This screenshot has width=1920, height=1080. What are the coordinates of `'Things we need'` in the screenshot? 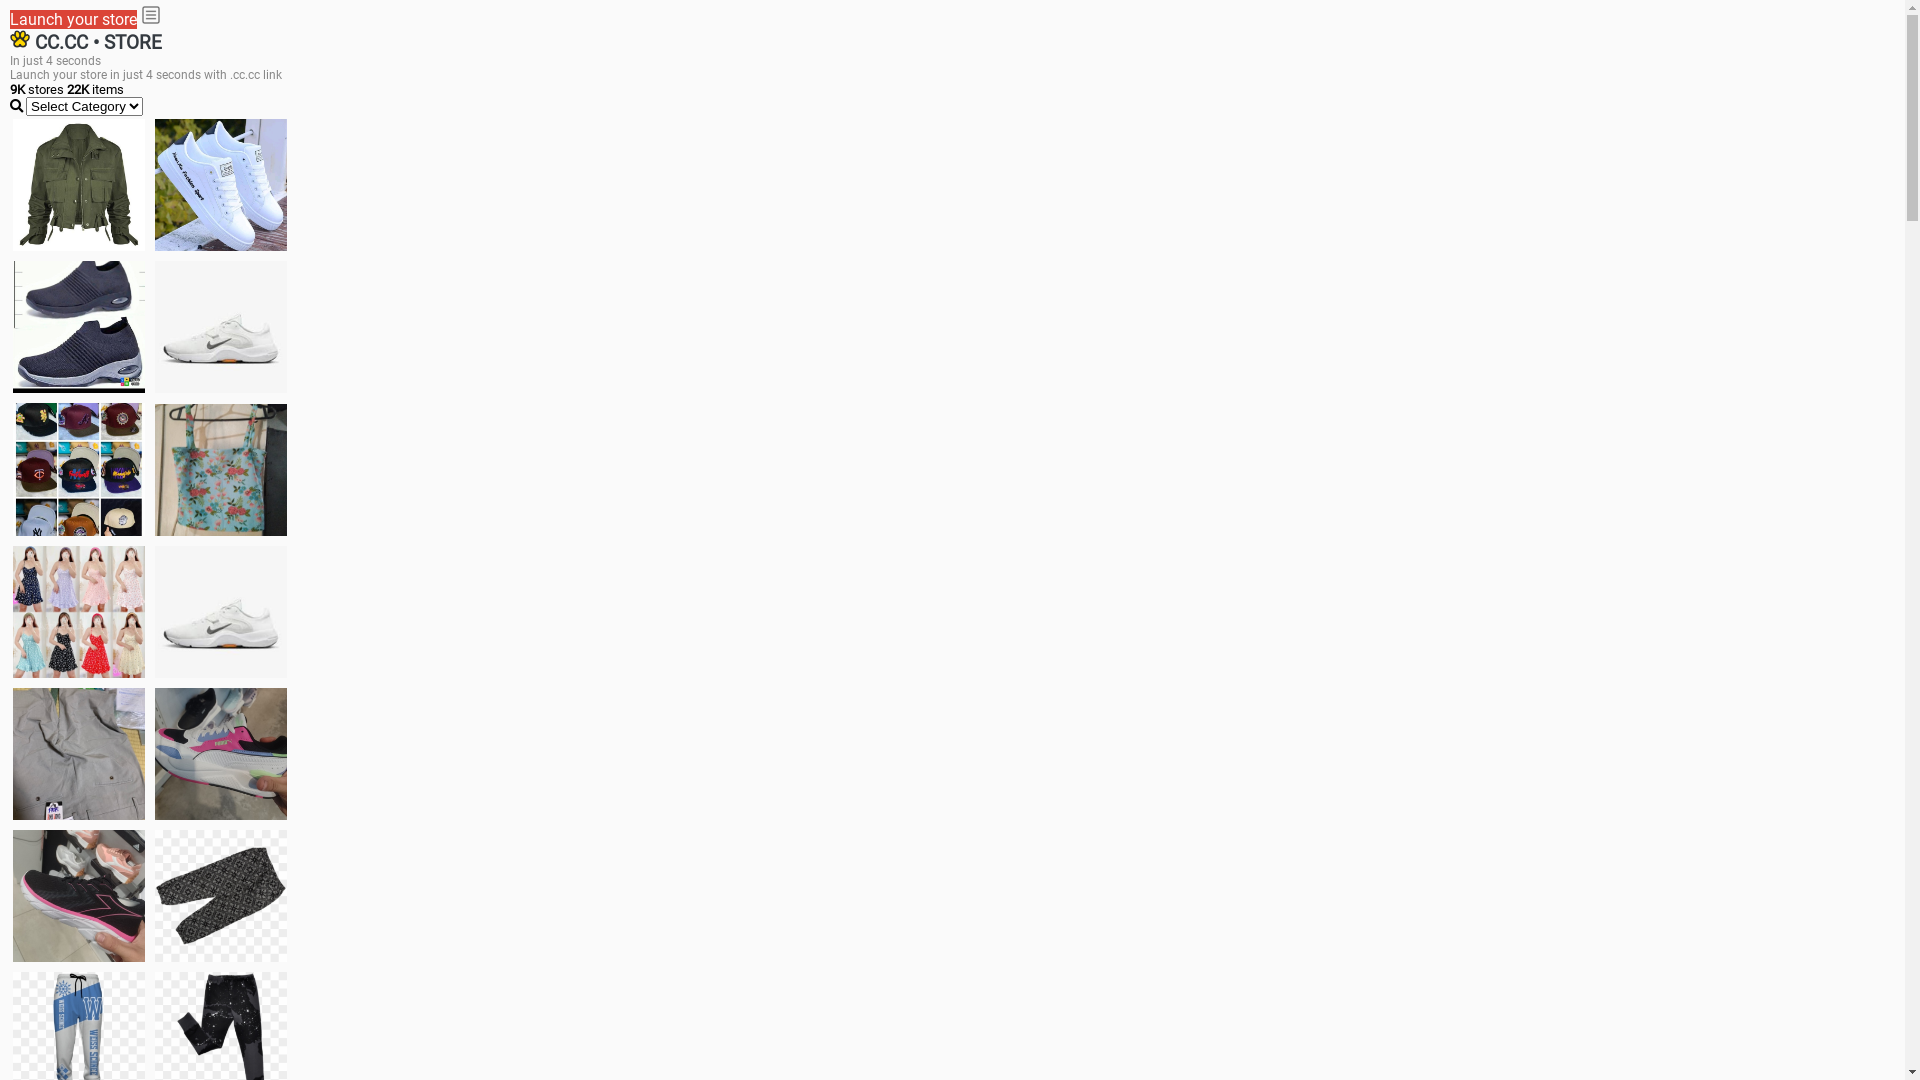 It's located at (78, 469).